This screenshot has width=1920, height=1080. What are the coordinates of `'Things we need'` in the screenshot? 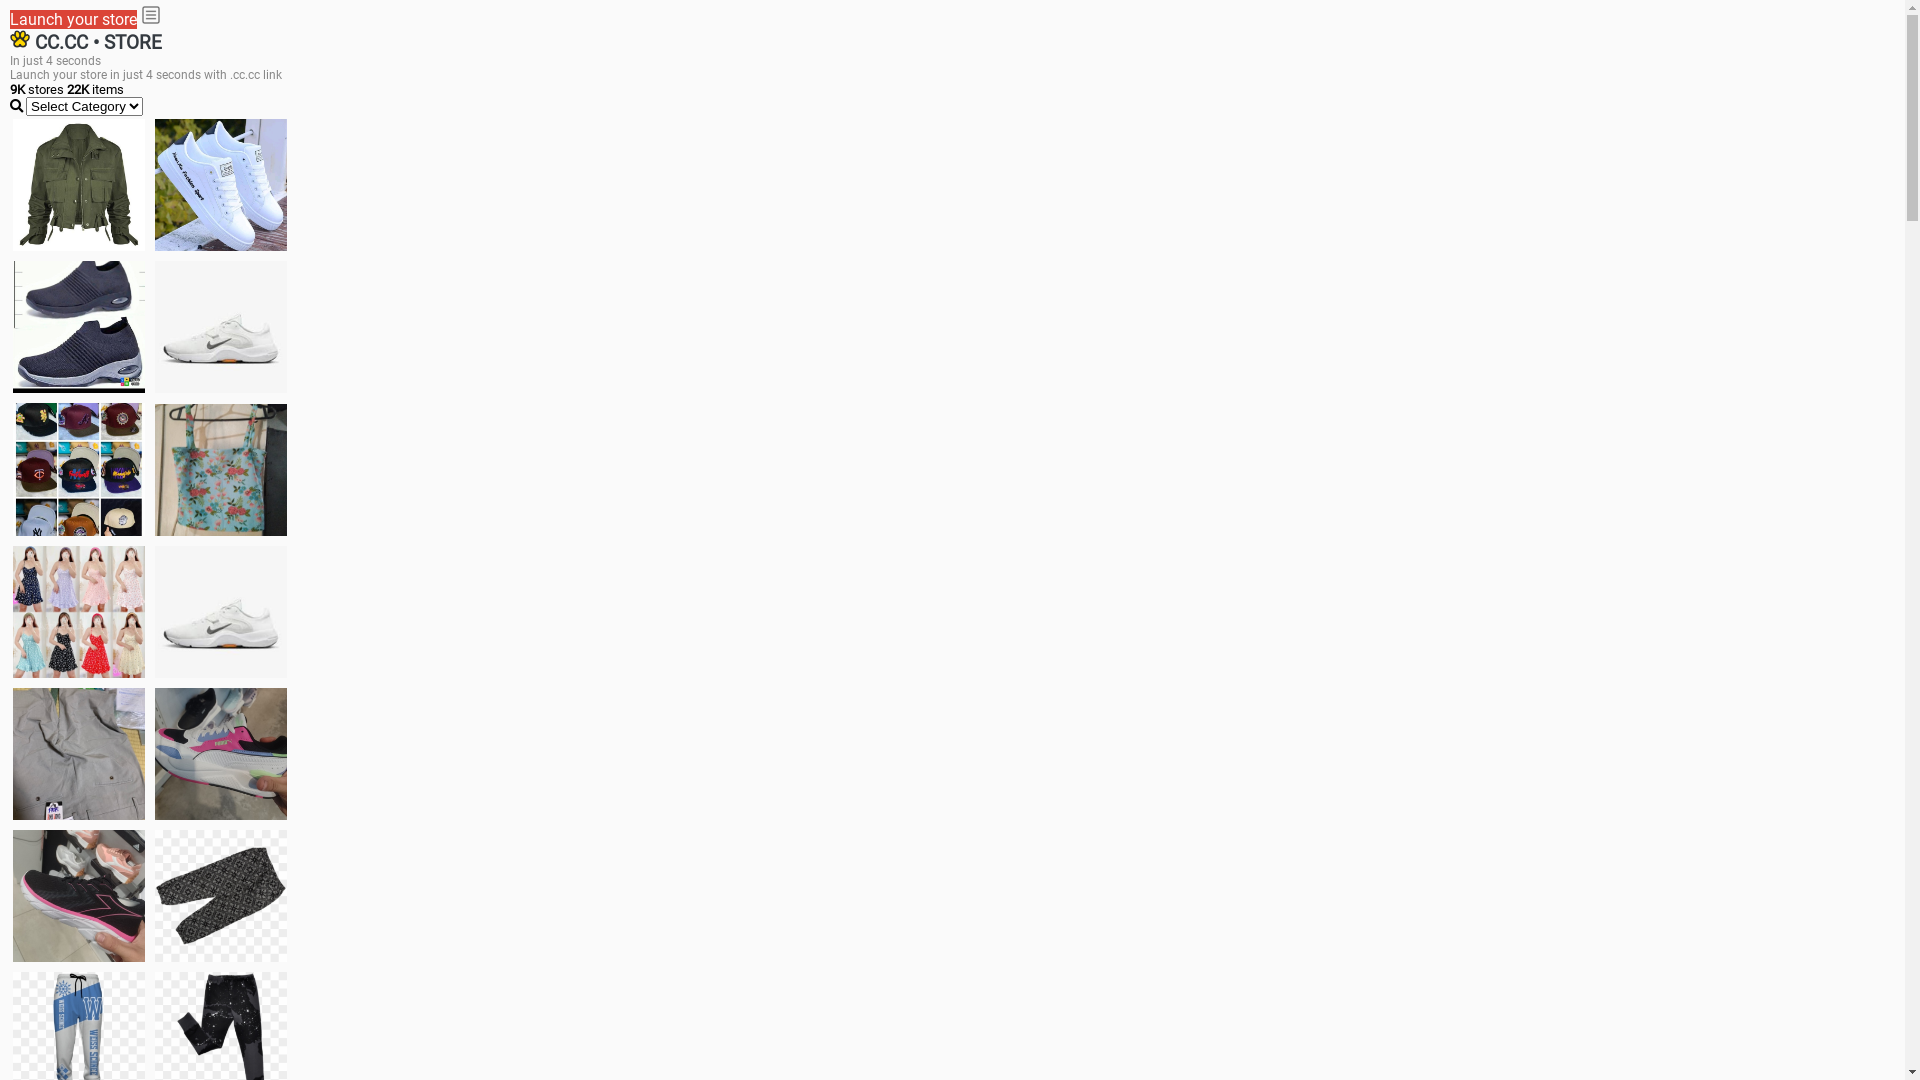 It's located at (78, 469).